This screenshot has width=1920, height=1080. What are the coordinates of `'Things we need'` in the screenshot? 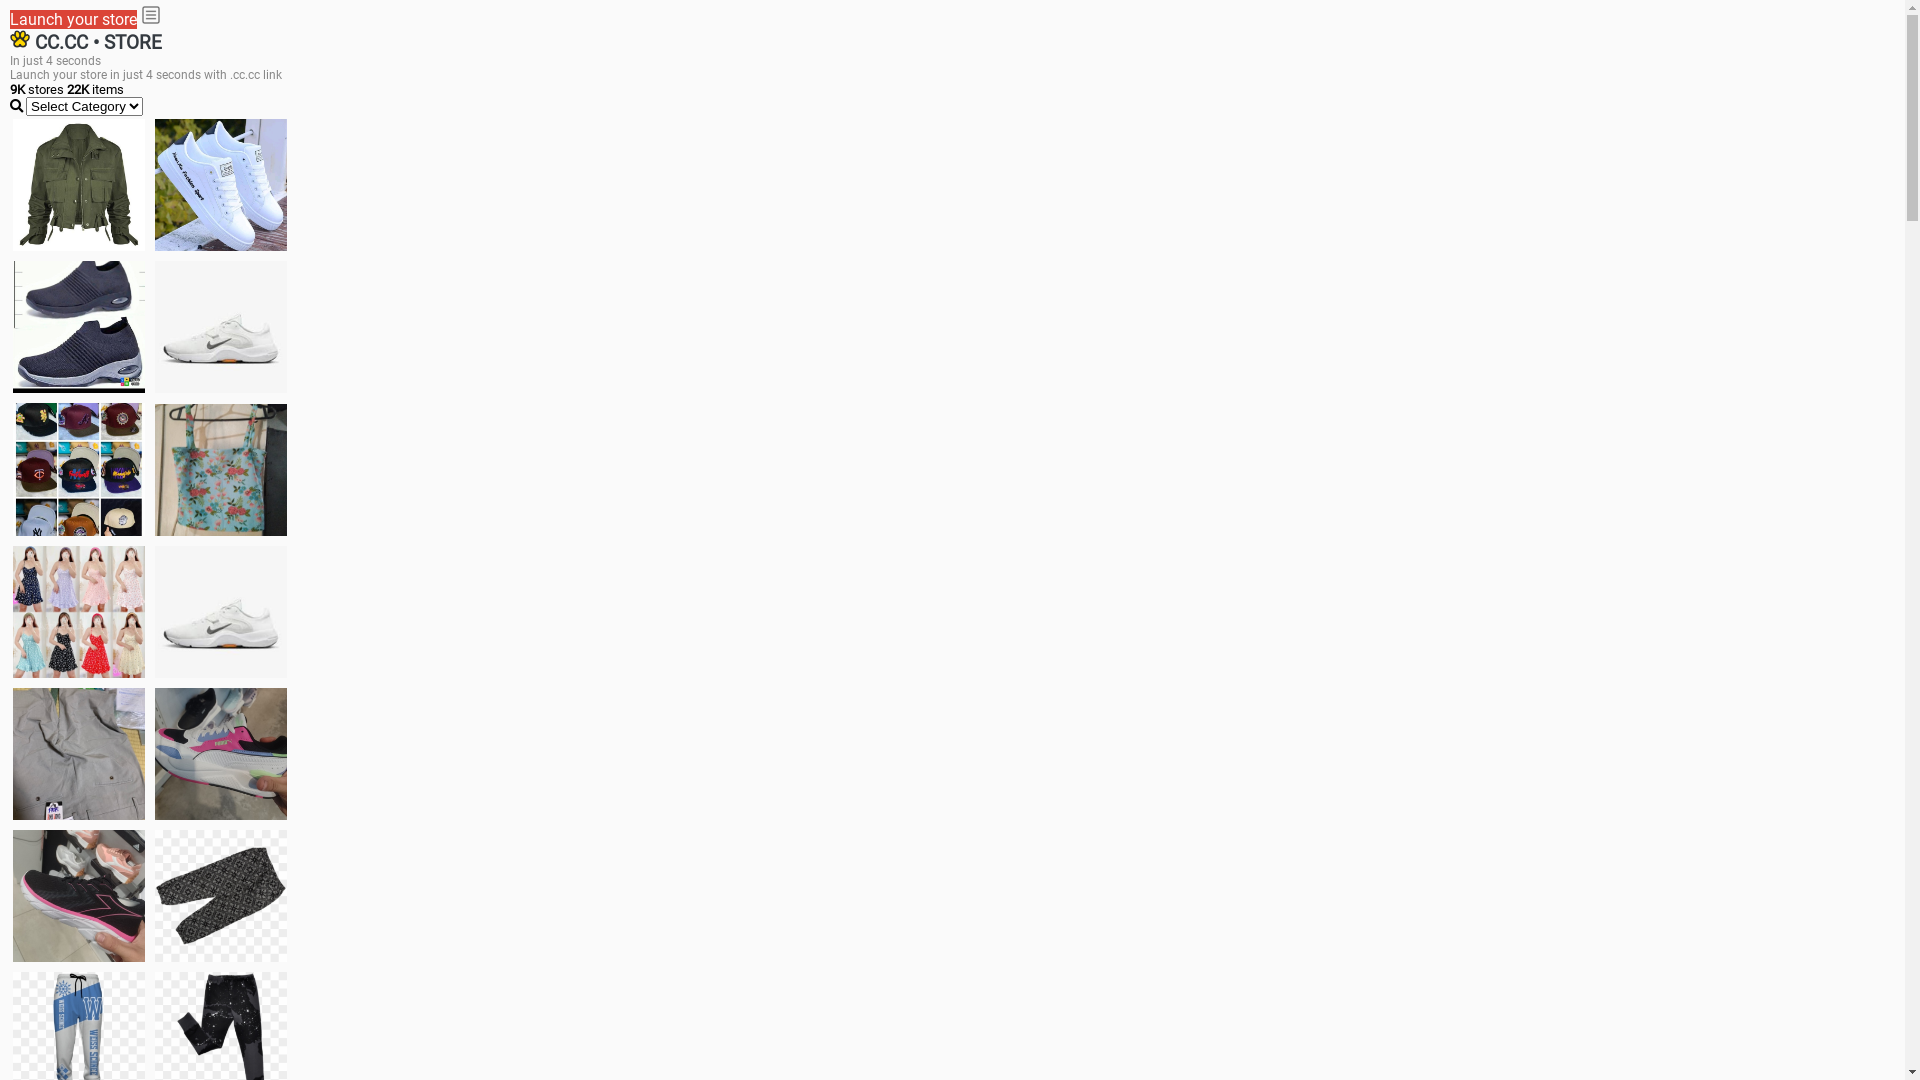 It's located at (78, 469).